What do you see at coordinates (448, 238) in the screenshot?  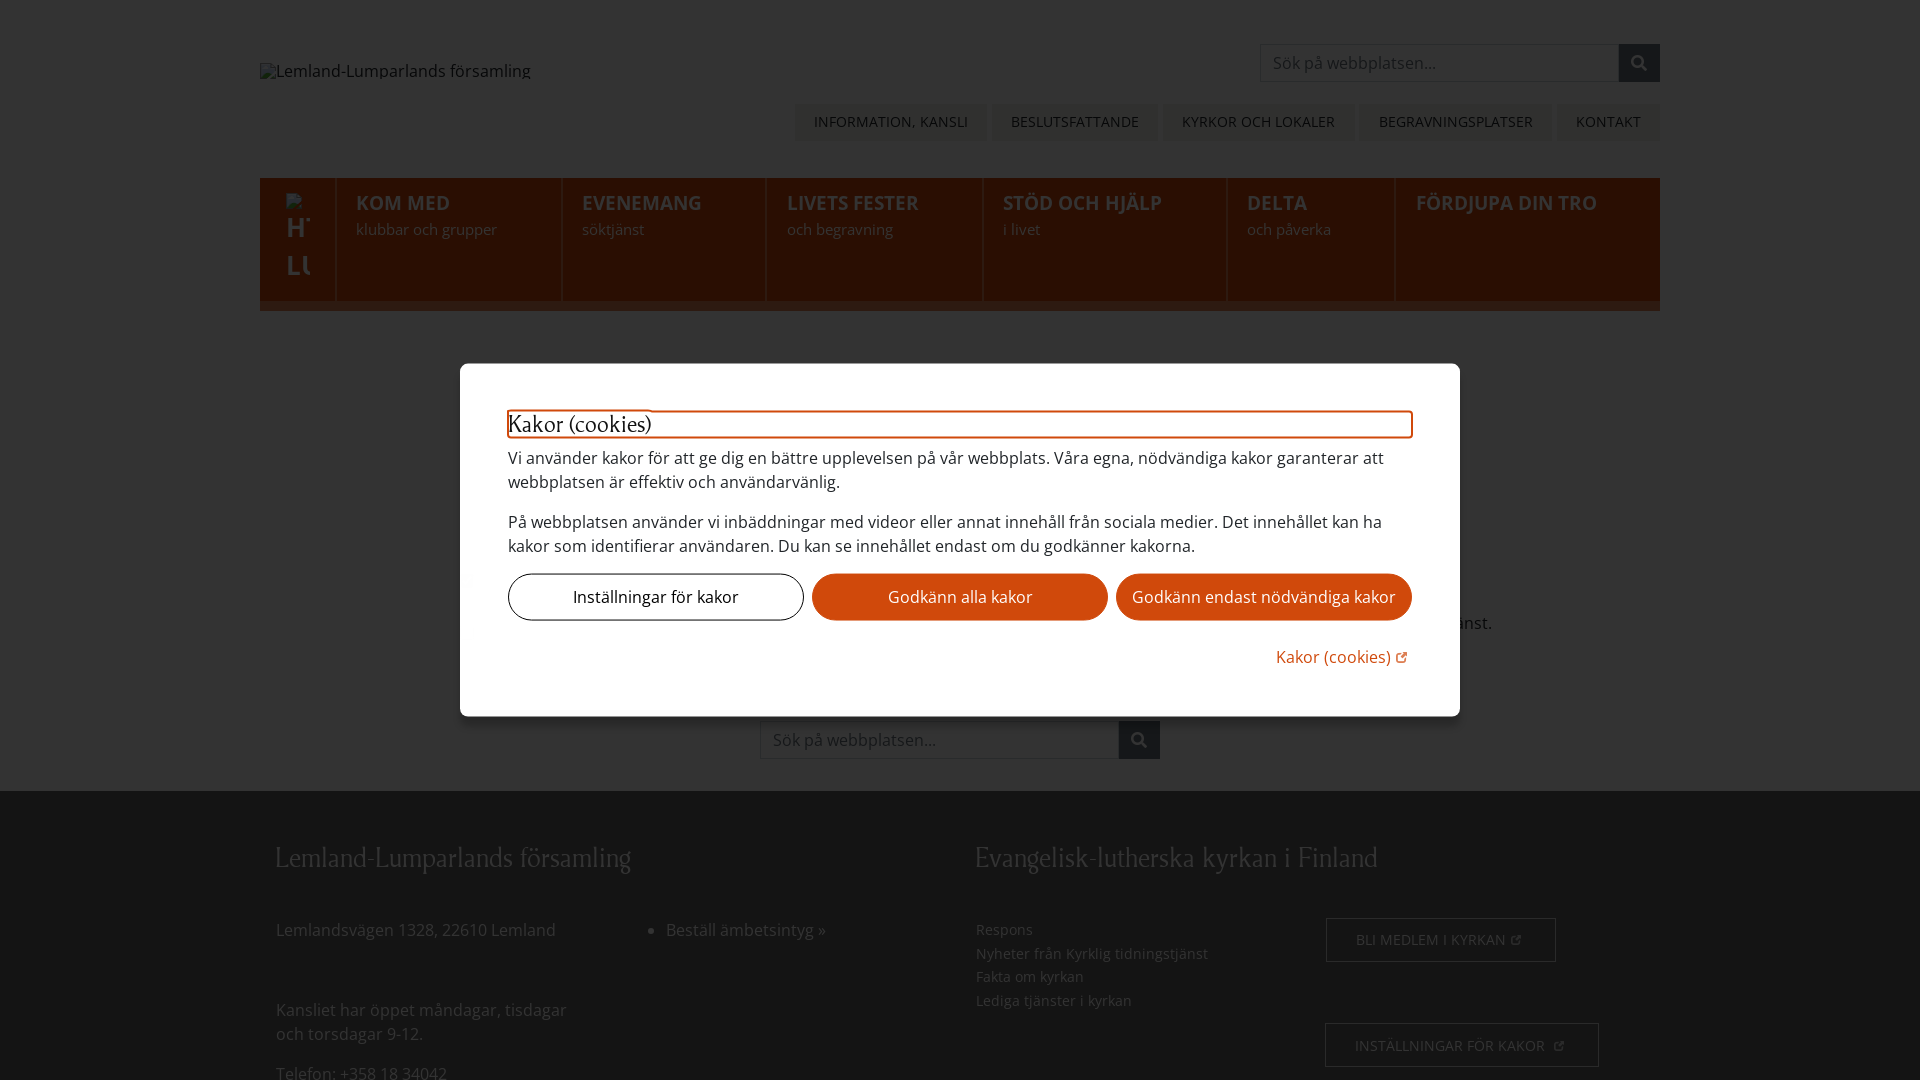 I see `'KOM MED` at bounding box center [448, 238].